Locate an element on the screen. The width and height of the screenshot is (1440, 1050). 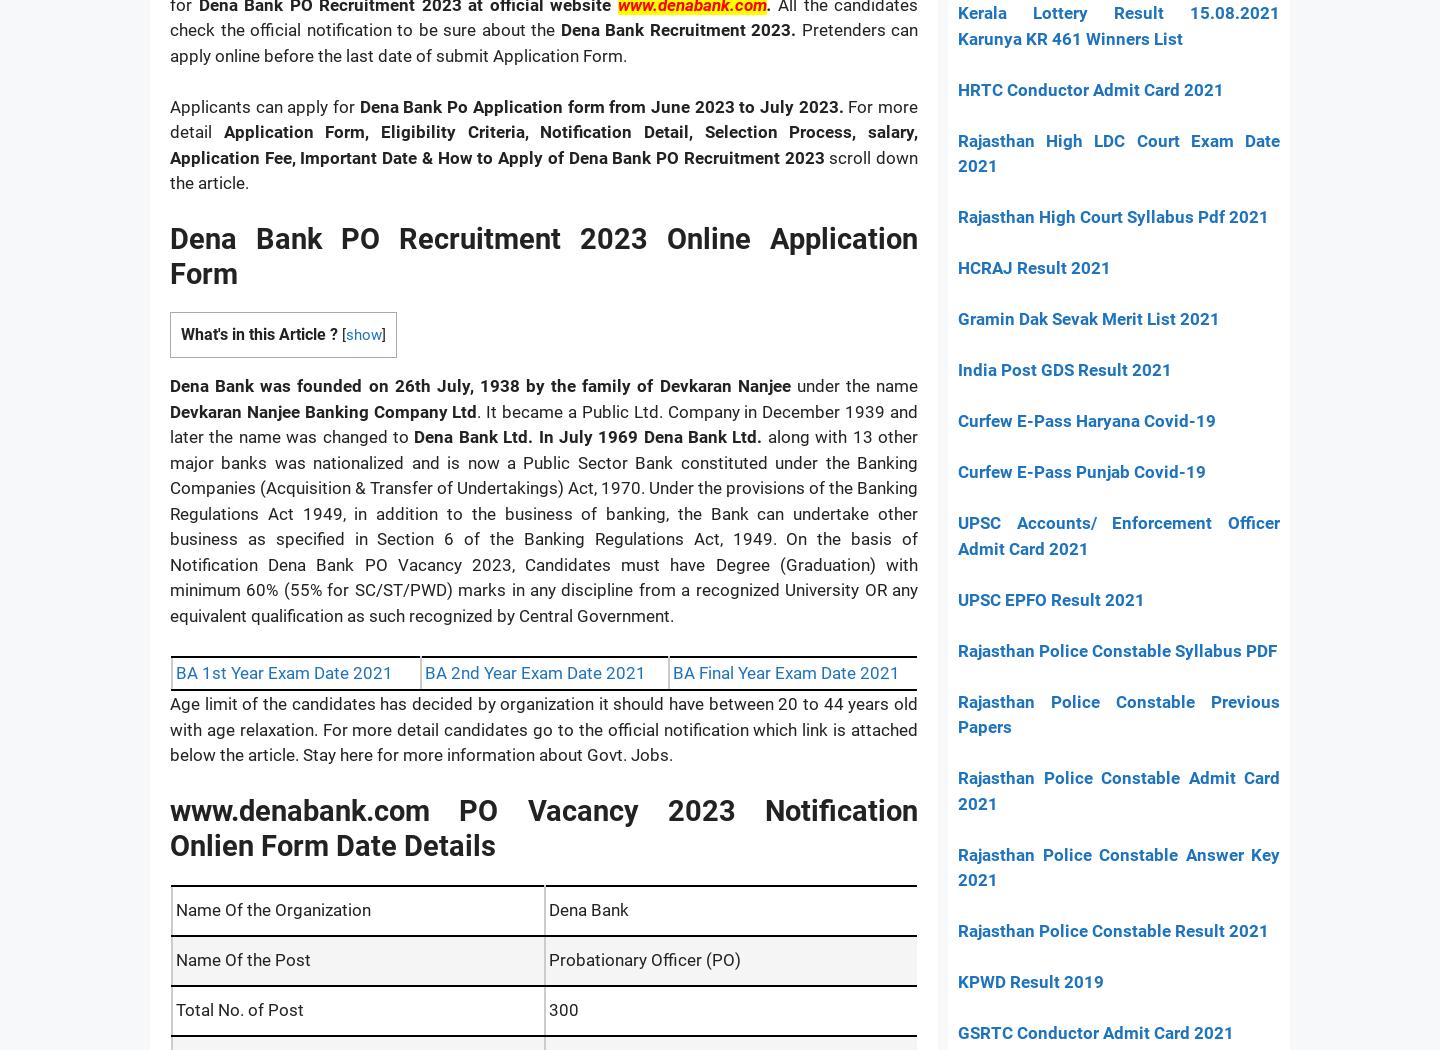
'Dena Bank' is located at coordinates (587, 908).